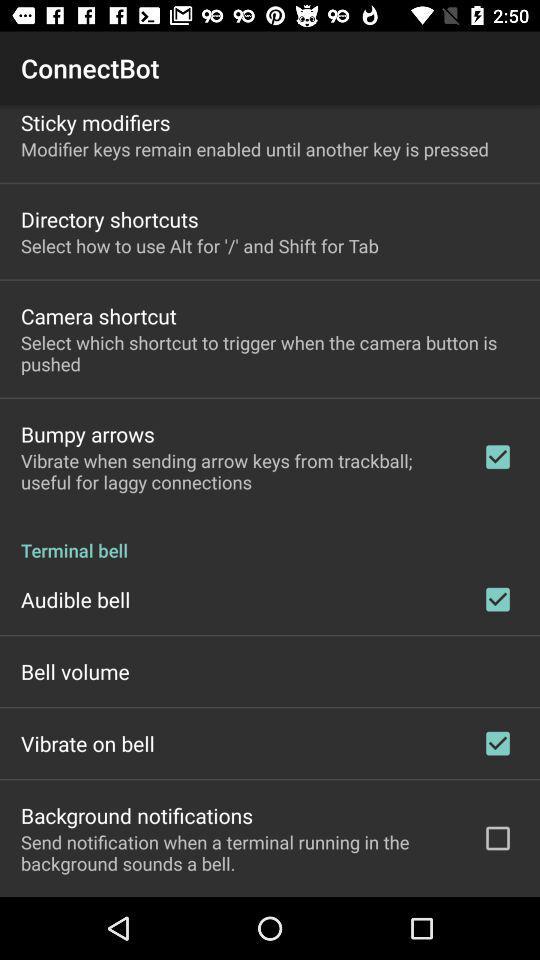 Image resolution: width=540 pixels, height=960 pixels. What do you see at coordinates (74, 599) in the screenshot?
I see `item below terminal bell icon` at bounding box center [74, 599].